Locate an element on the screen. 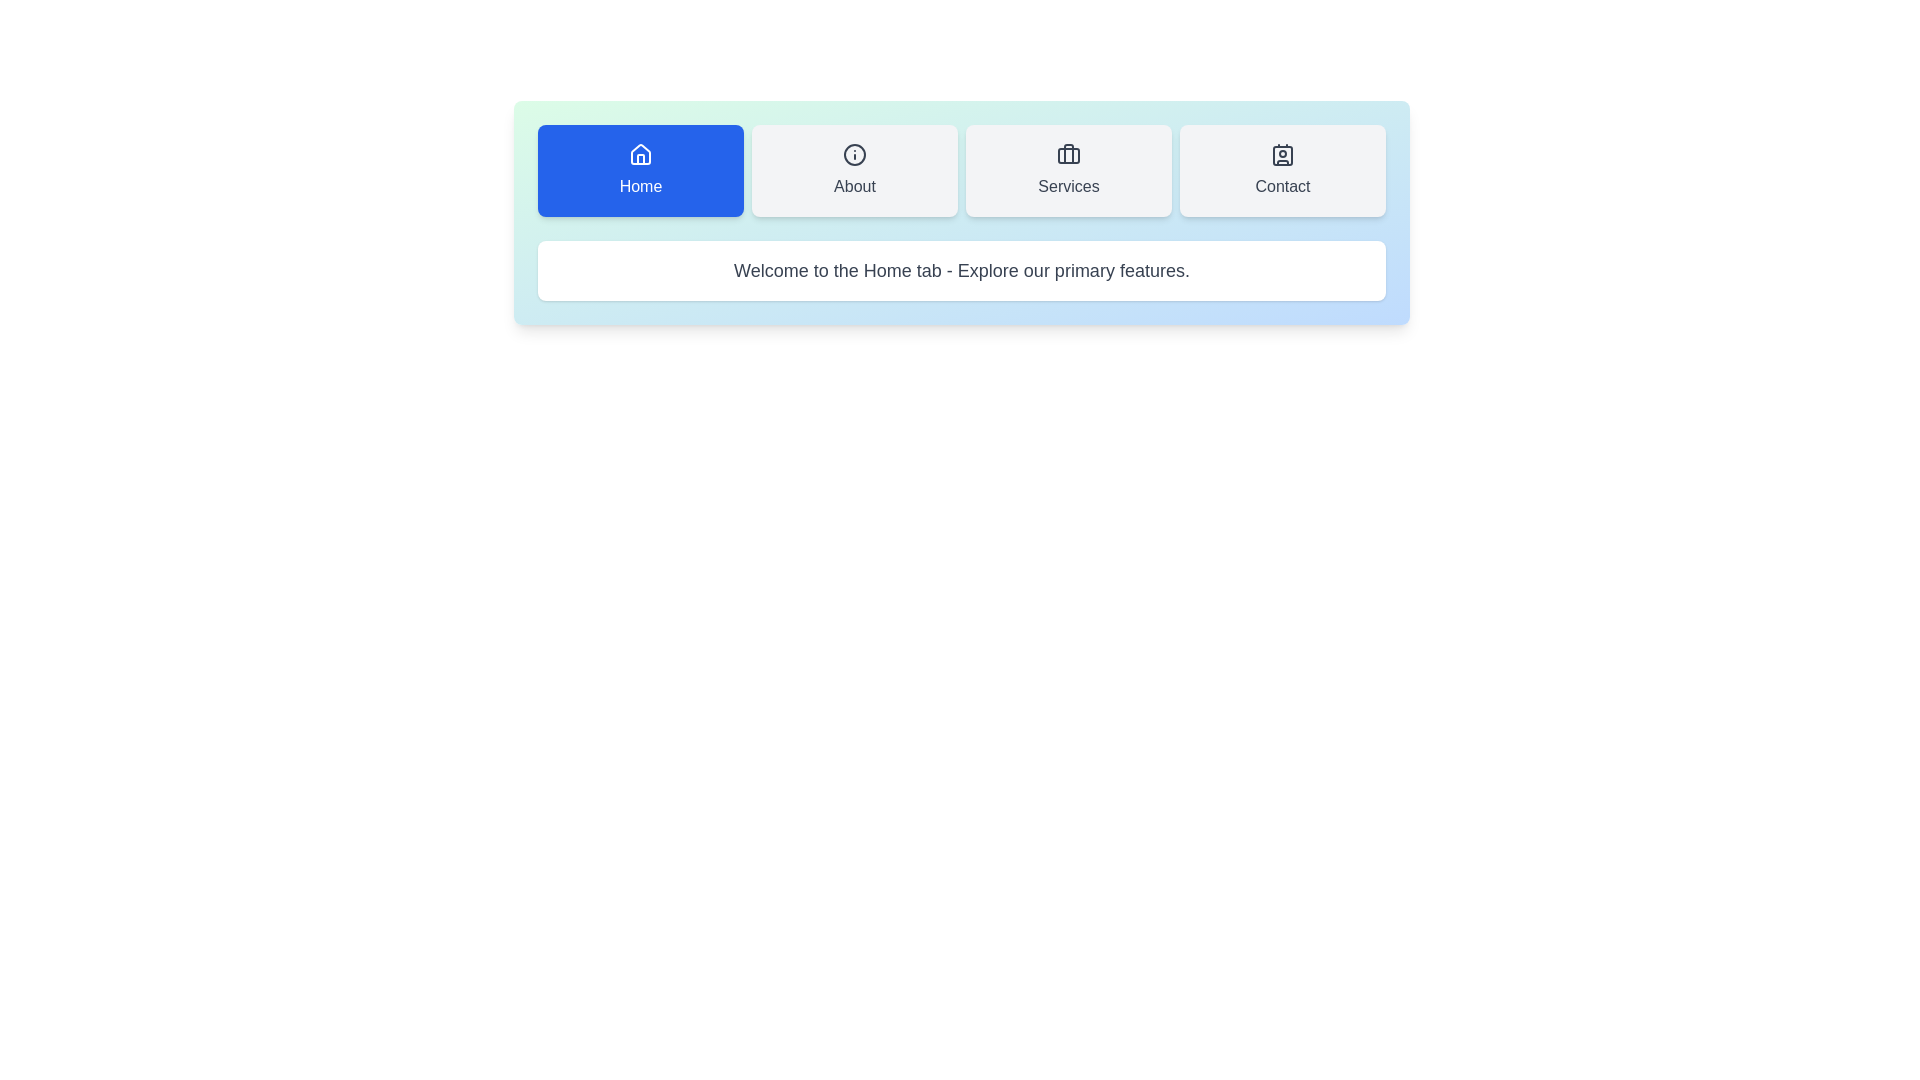 The image size is (1920, 1080). the 'Contact' text label which is styled as a standard typeface and positioned under an icon within a grouped navigational options layout is located at coordinates (1282, 186).